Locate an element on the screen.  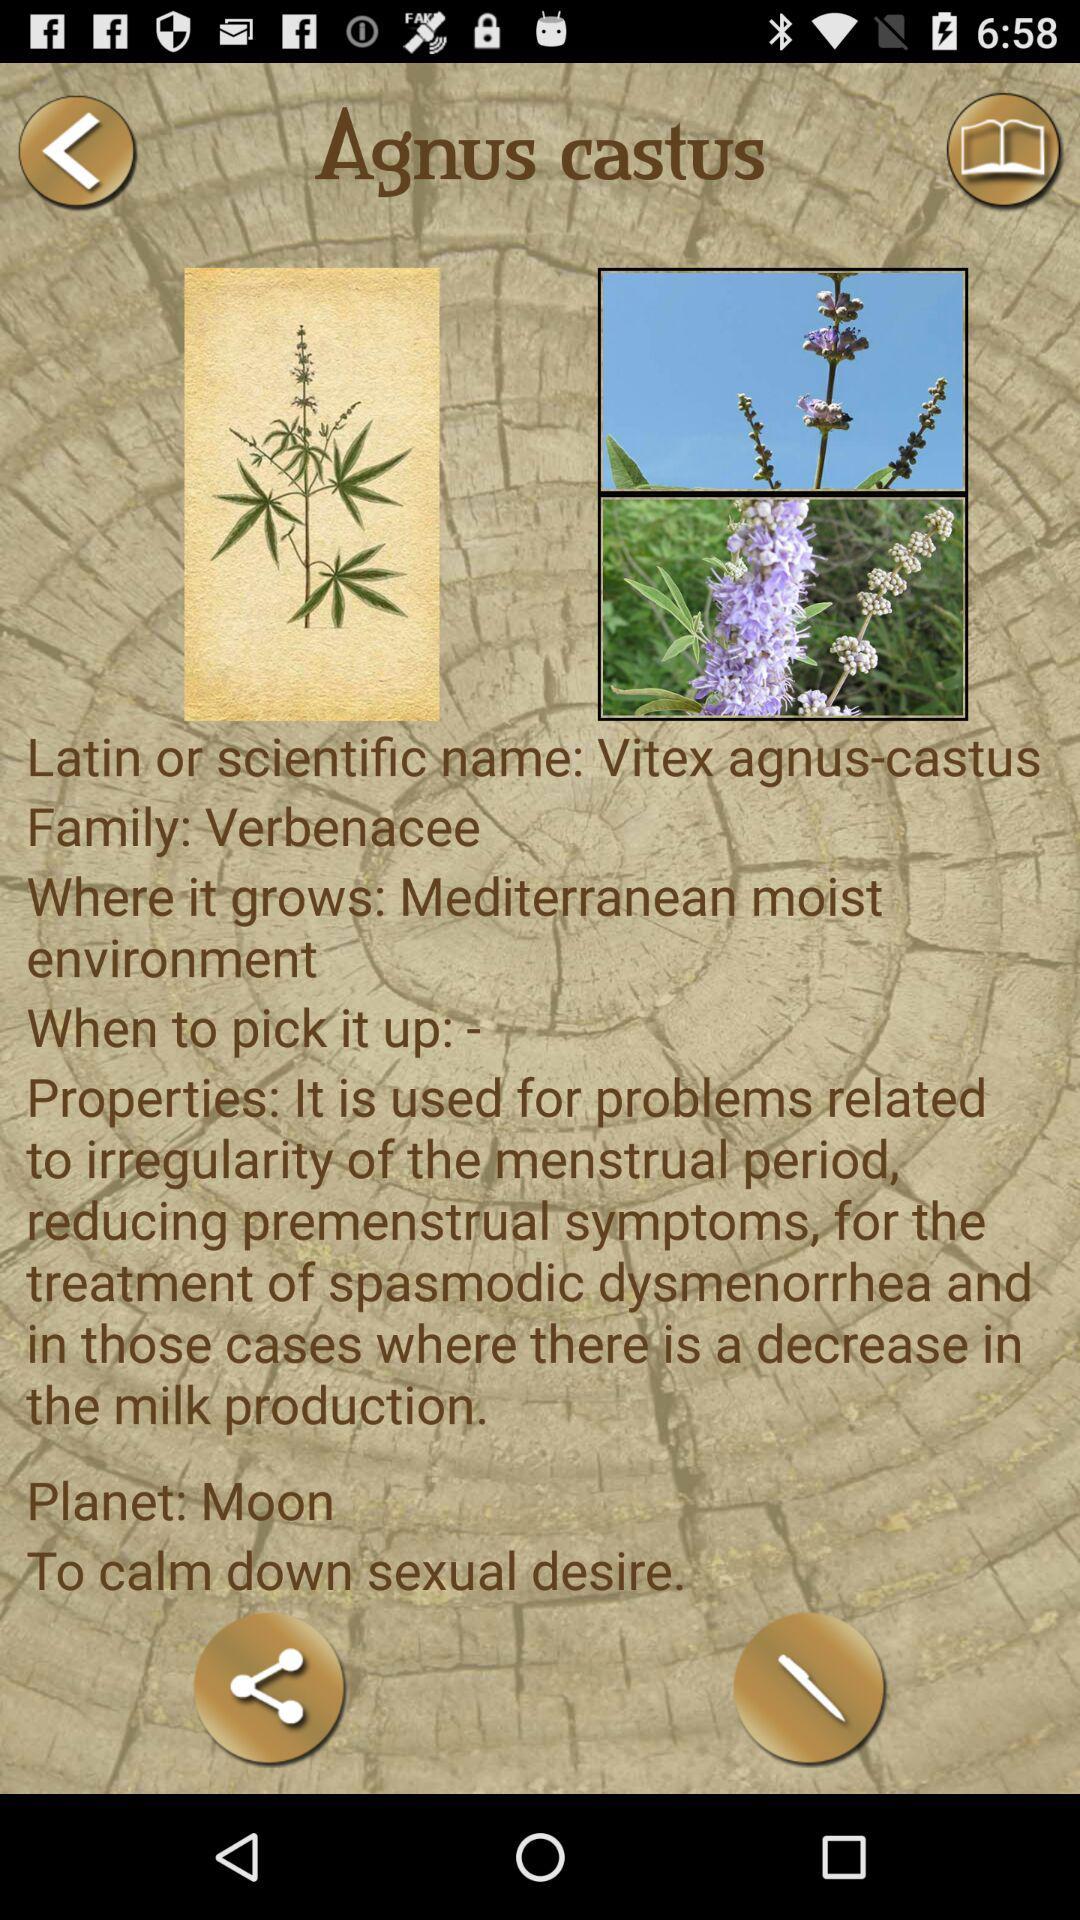
share the article is located at coordinates (270, 1688).